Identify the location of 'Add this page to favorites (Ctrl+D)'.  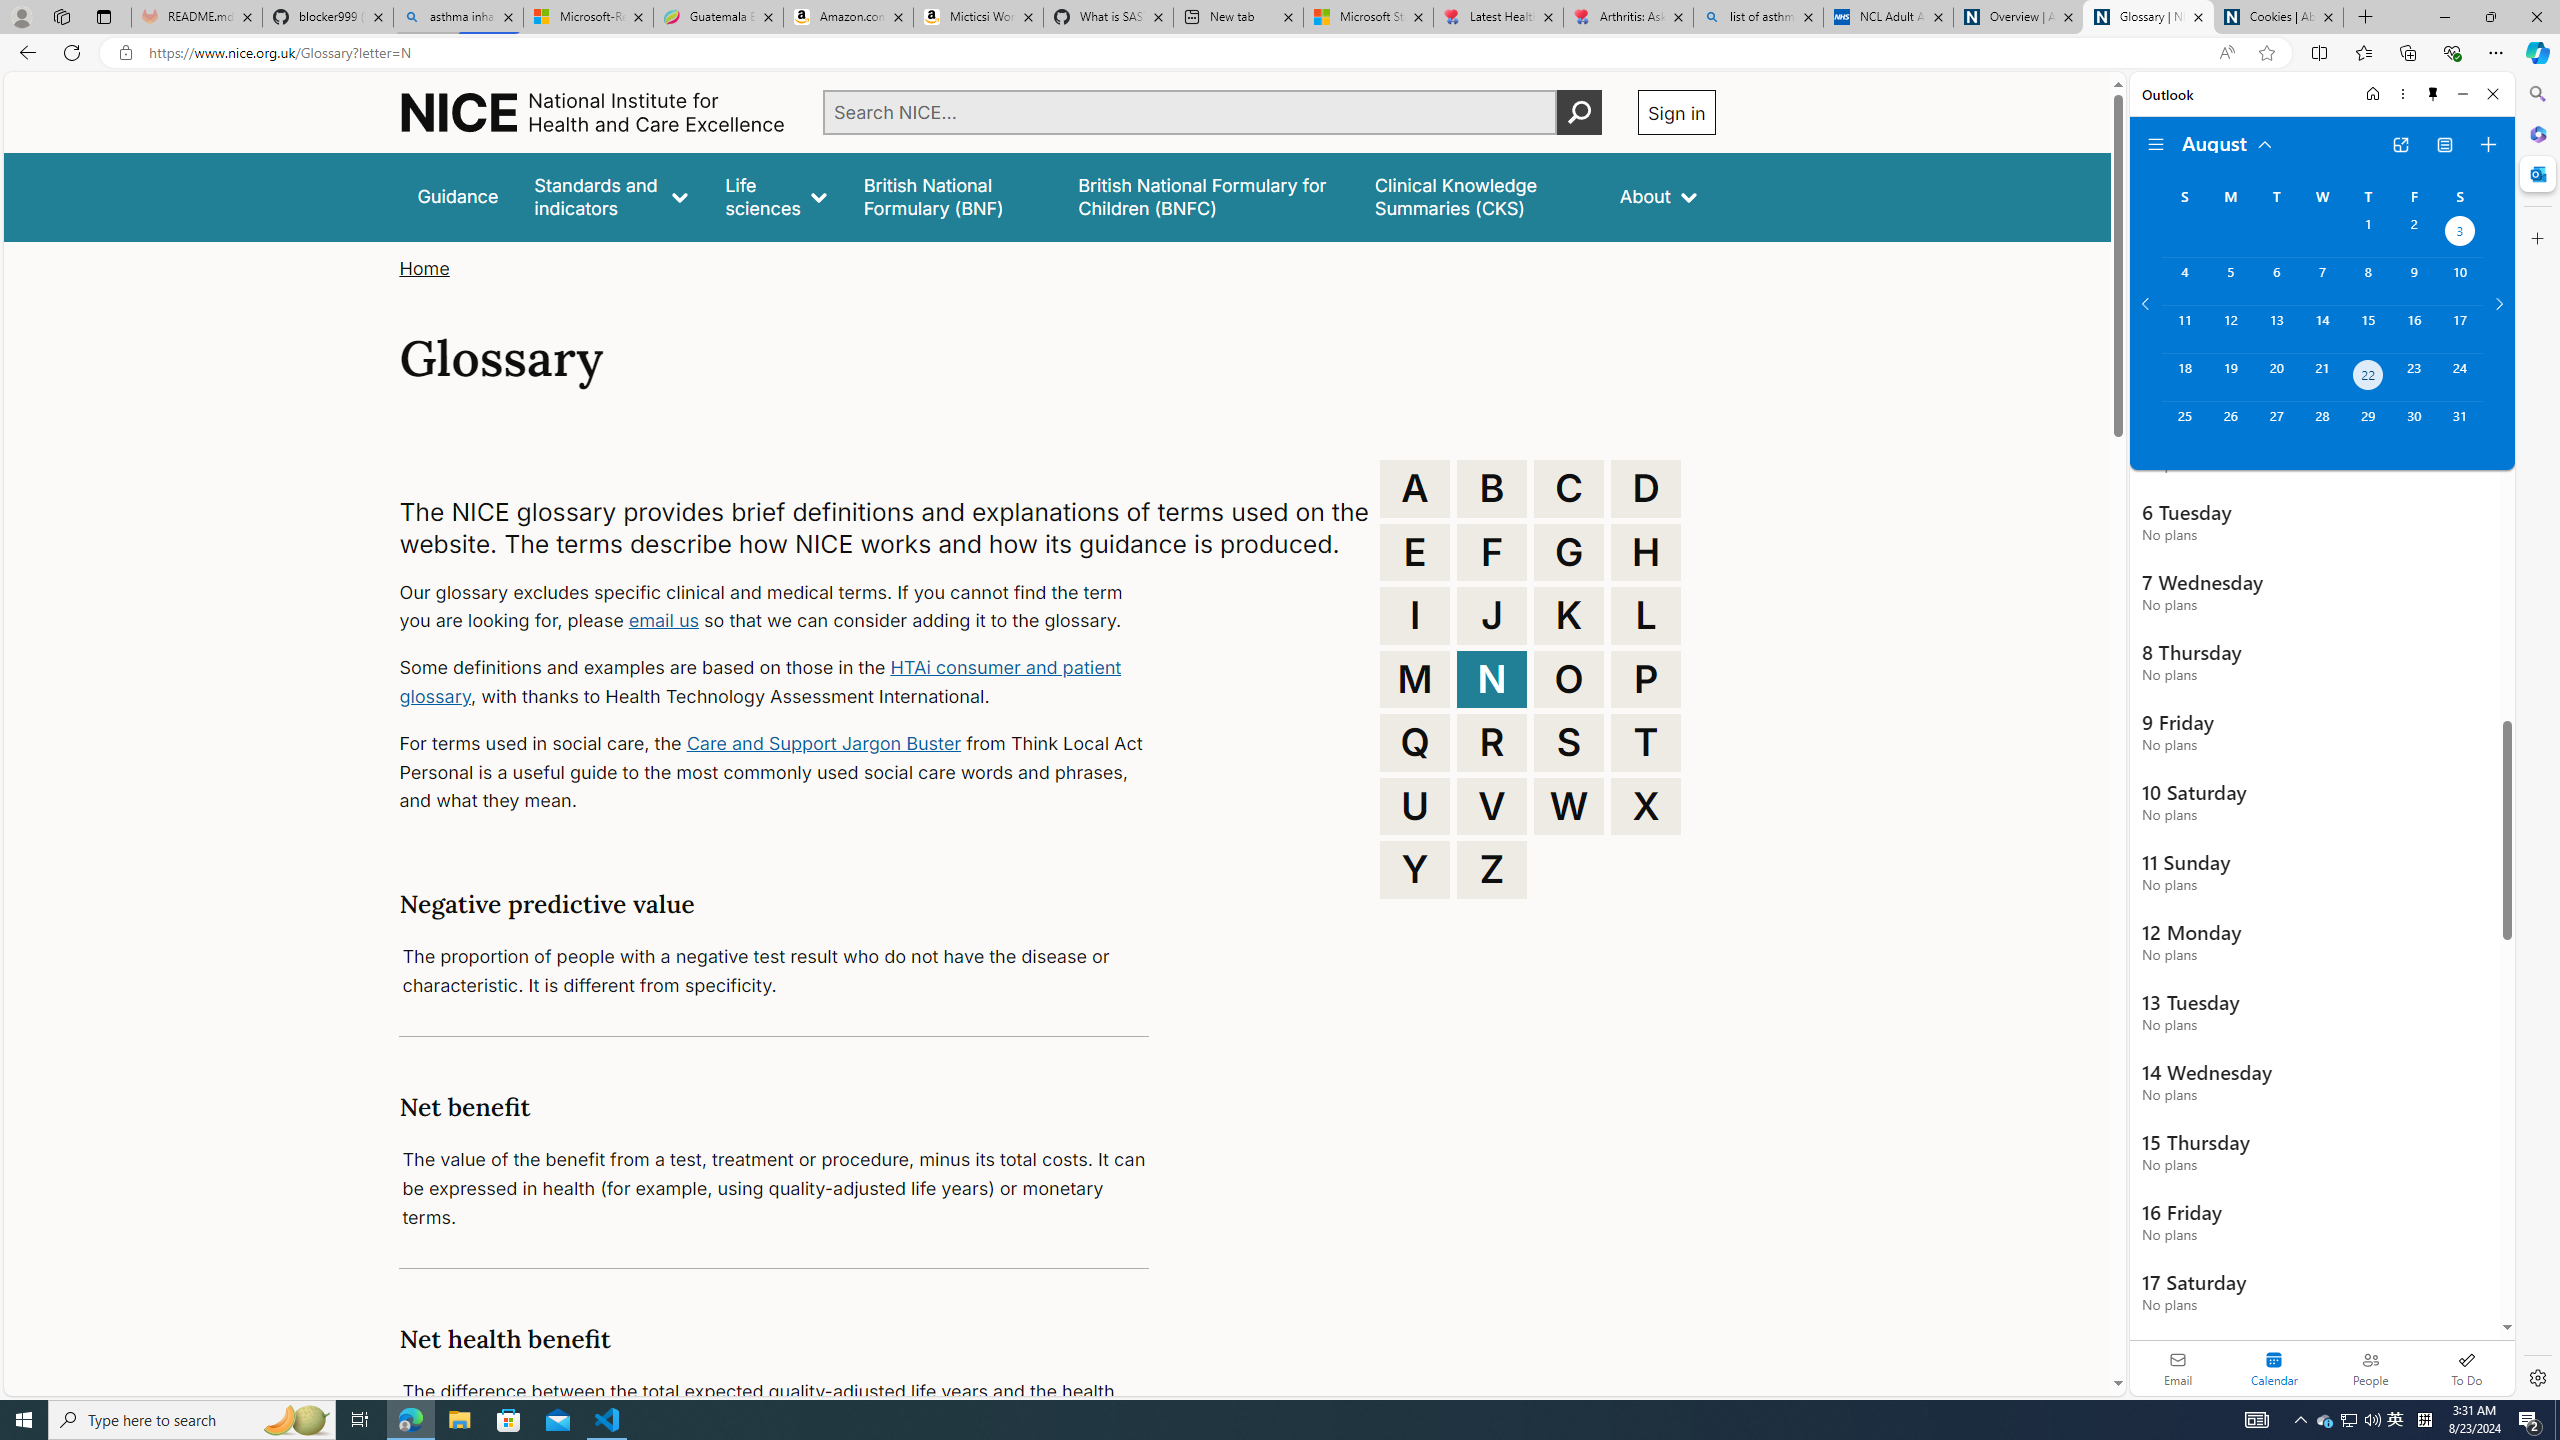
(2266, 53).